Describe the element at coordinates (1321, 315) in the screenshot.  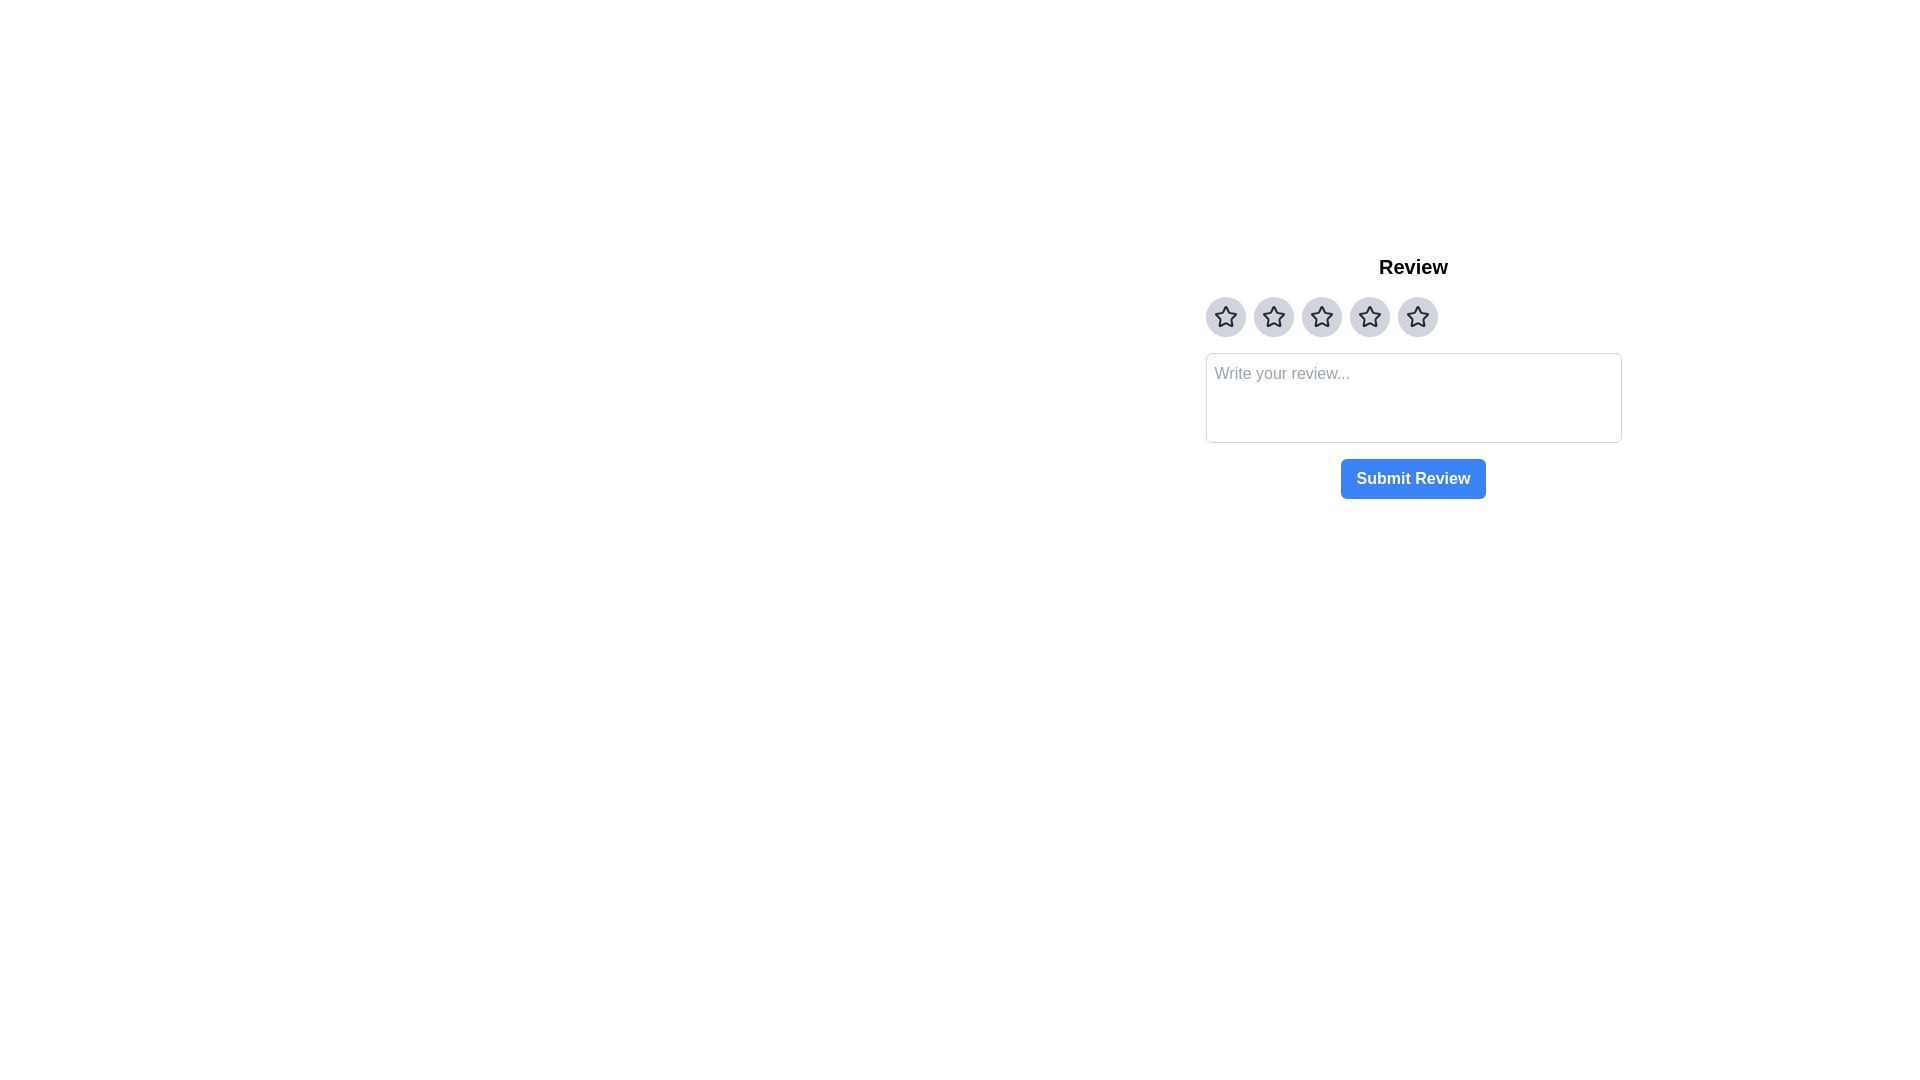
I see `the third star button in the rating system` at that location.